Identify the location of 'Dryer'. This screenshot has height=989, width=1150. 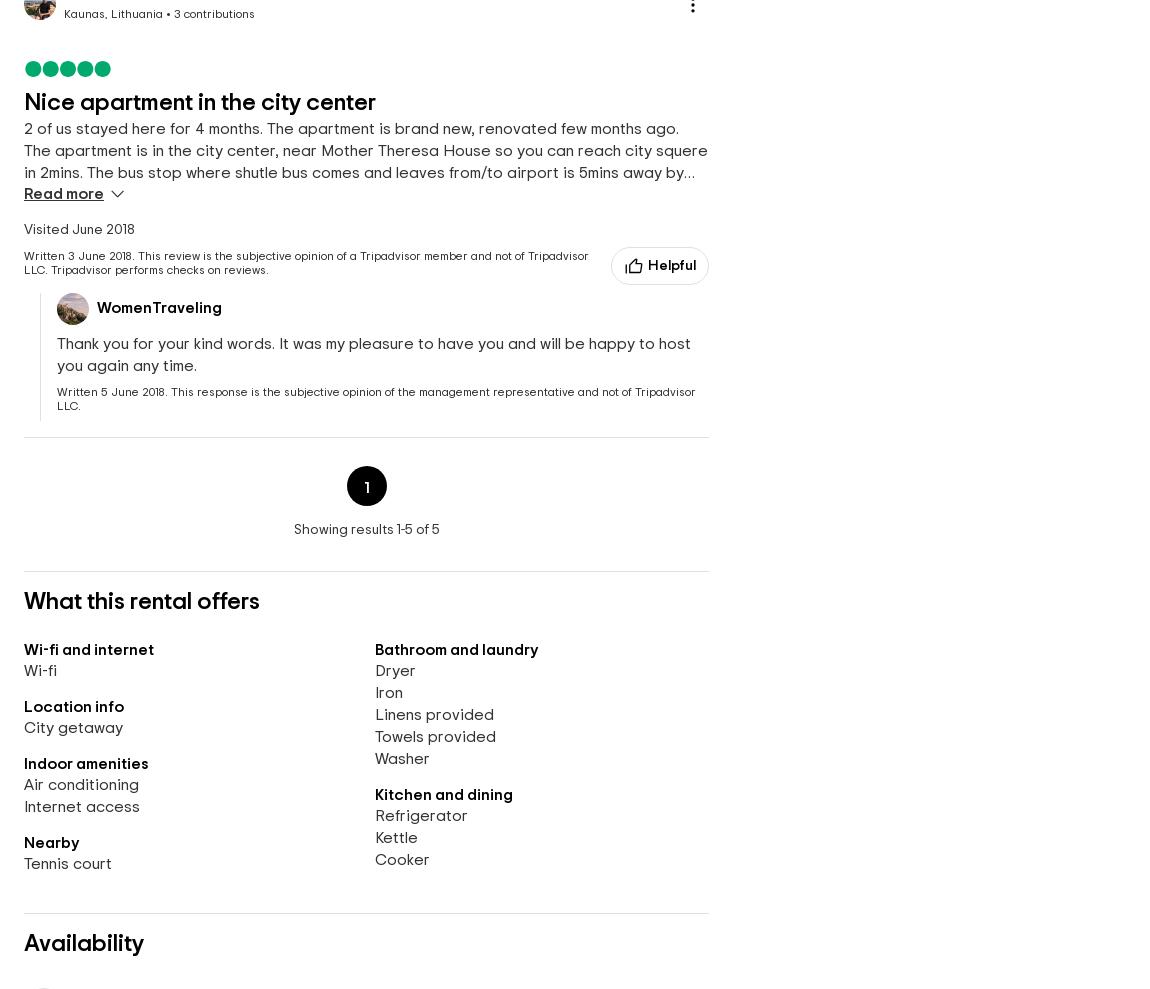
(394, 670).